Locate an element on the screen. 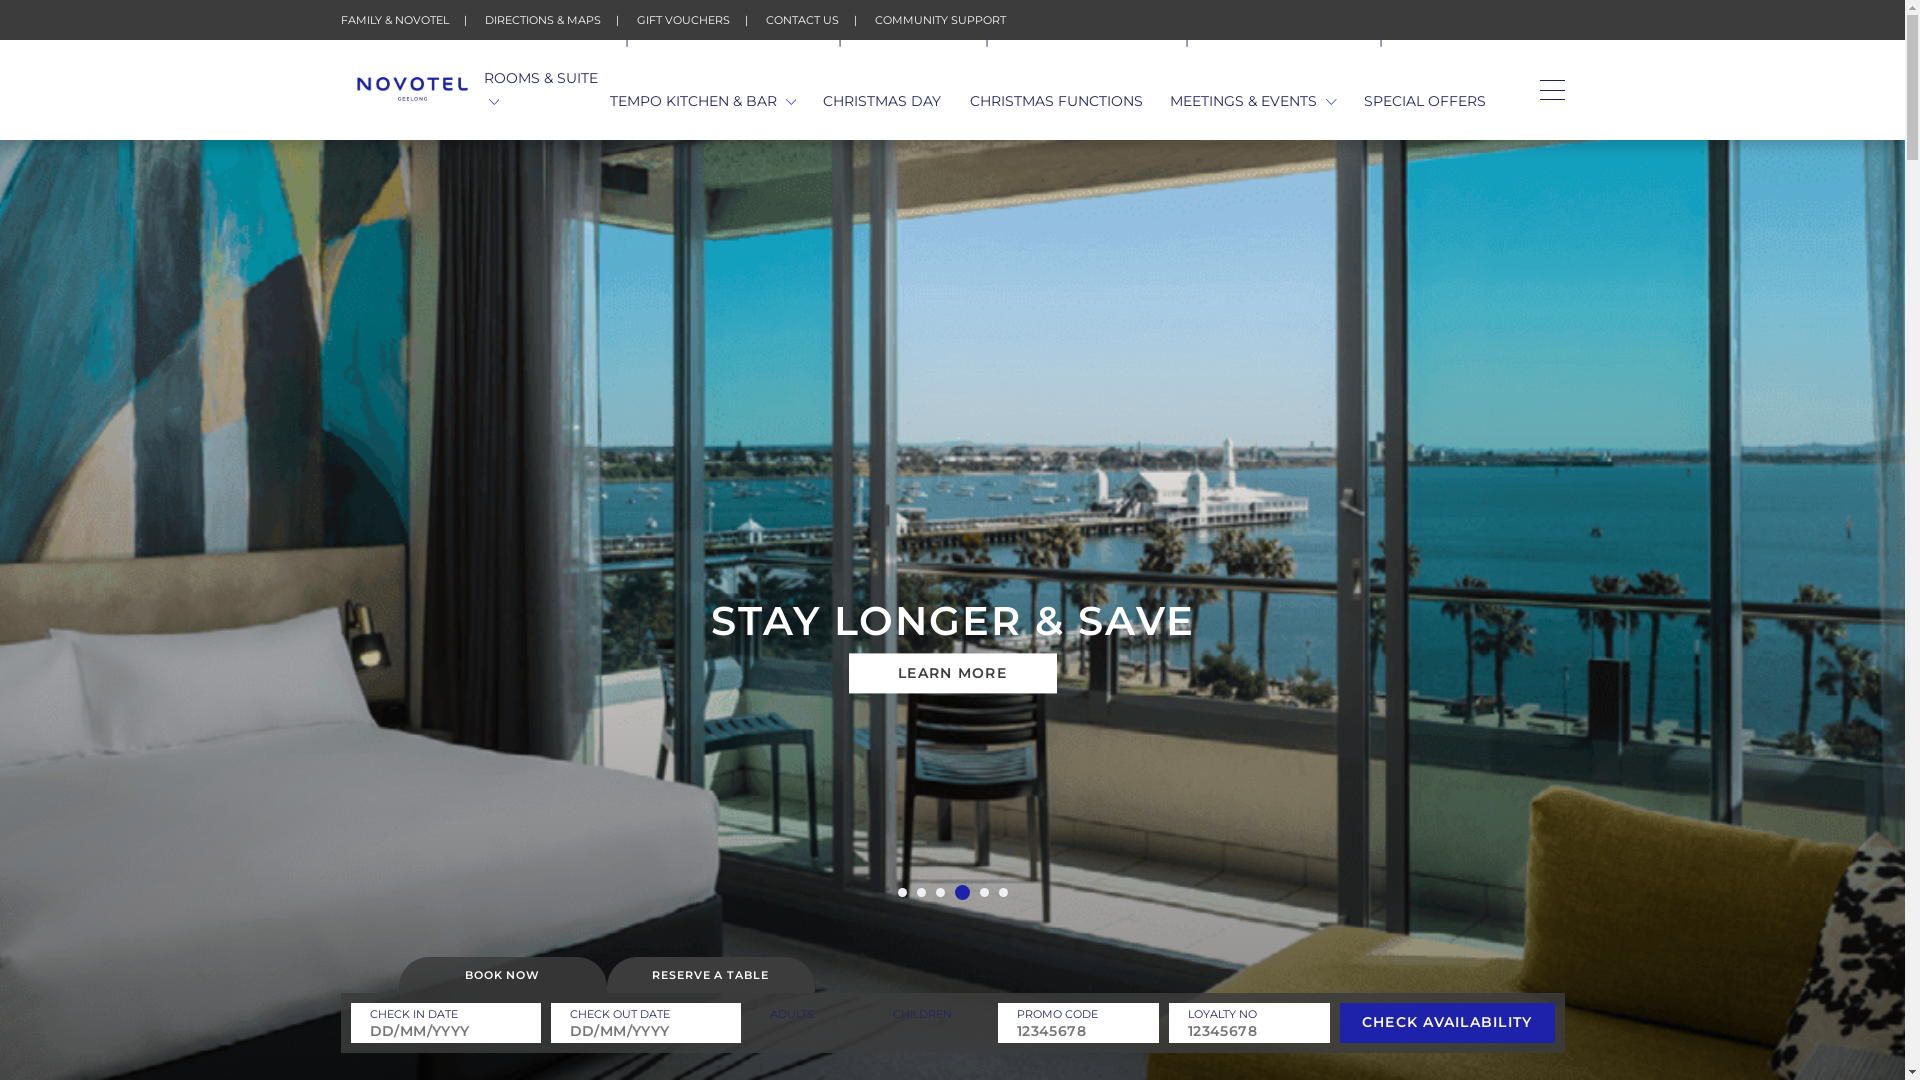 This screenshot has height=1080, width=1920. 'CHRISTMAS FUNCTIONS' is located at coordinates (1055, 101).